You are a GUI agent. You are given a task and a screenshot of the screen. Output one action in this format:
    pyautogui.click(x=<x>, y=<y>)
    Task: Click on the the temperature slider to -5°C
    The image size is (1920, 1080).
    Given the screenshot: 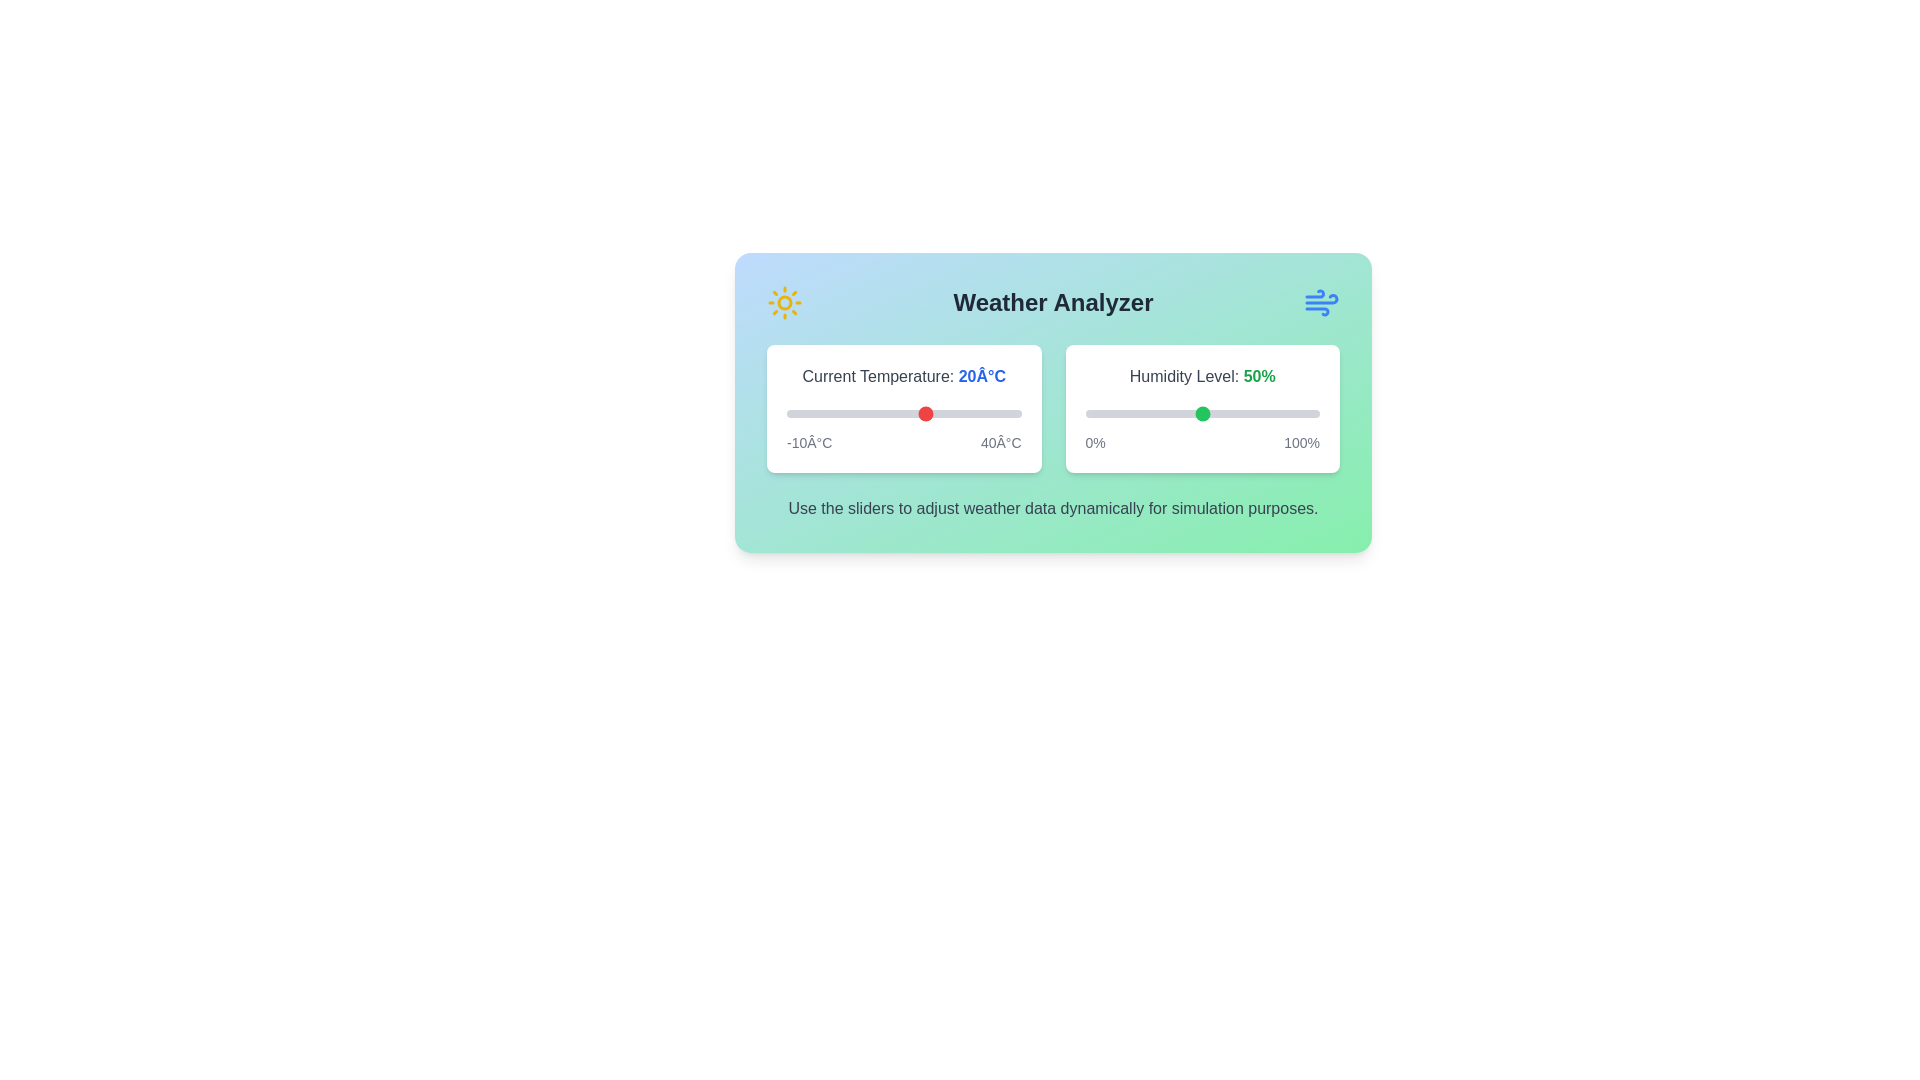 What is the action you would take?
    pyautogui.click(x=810, y=412)
    